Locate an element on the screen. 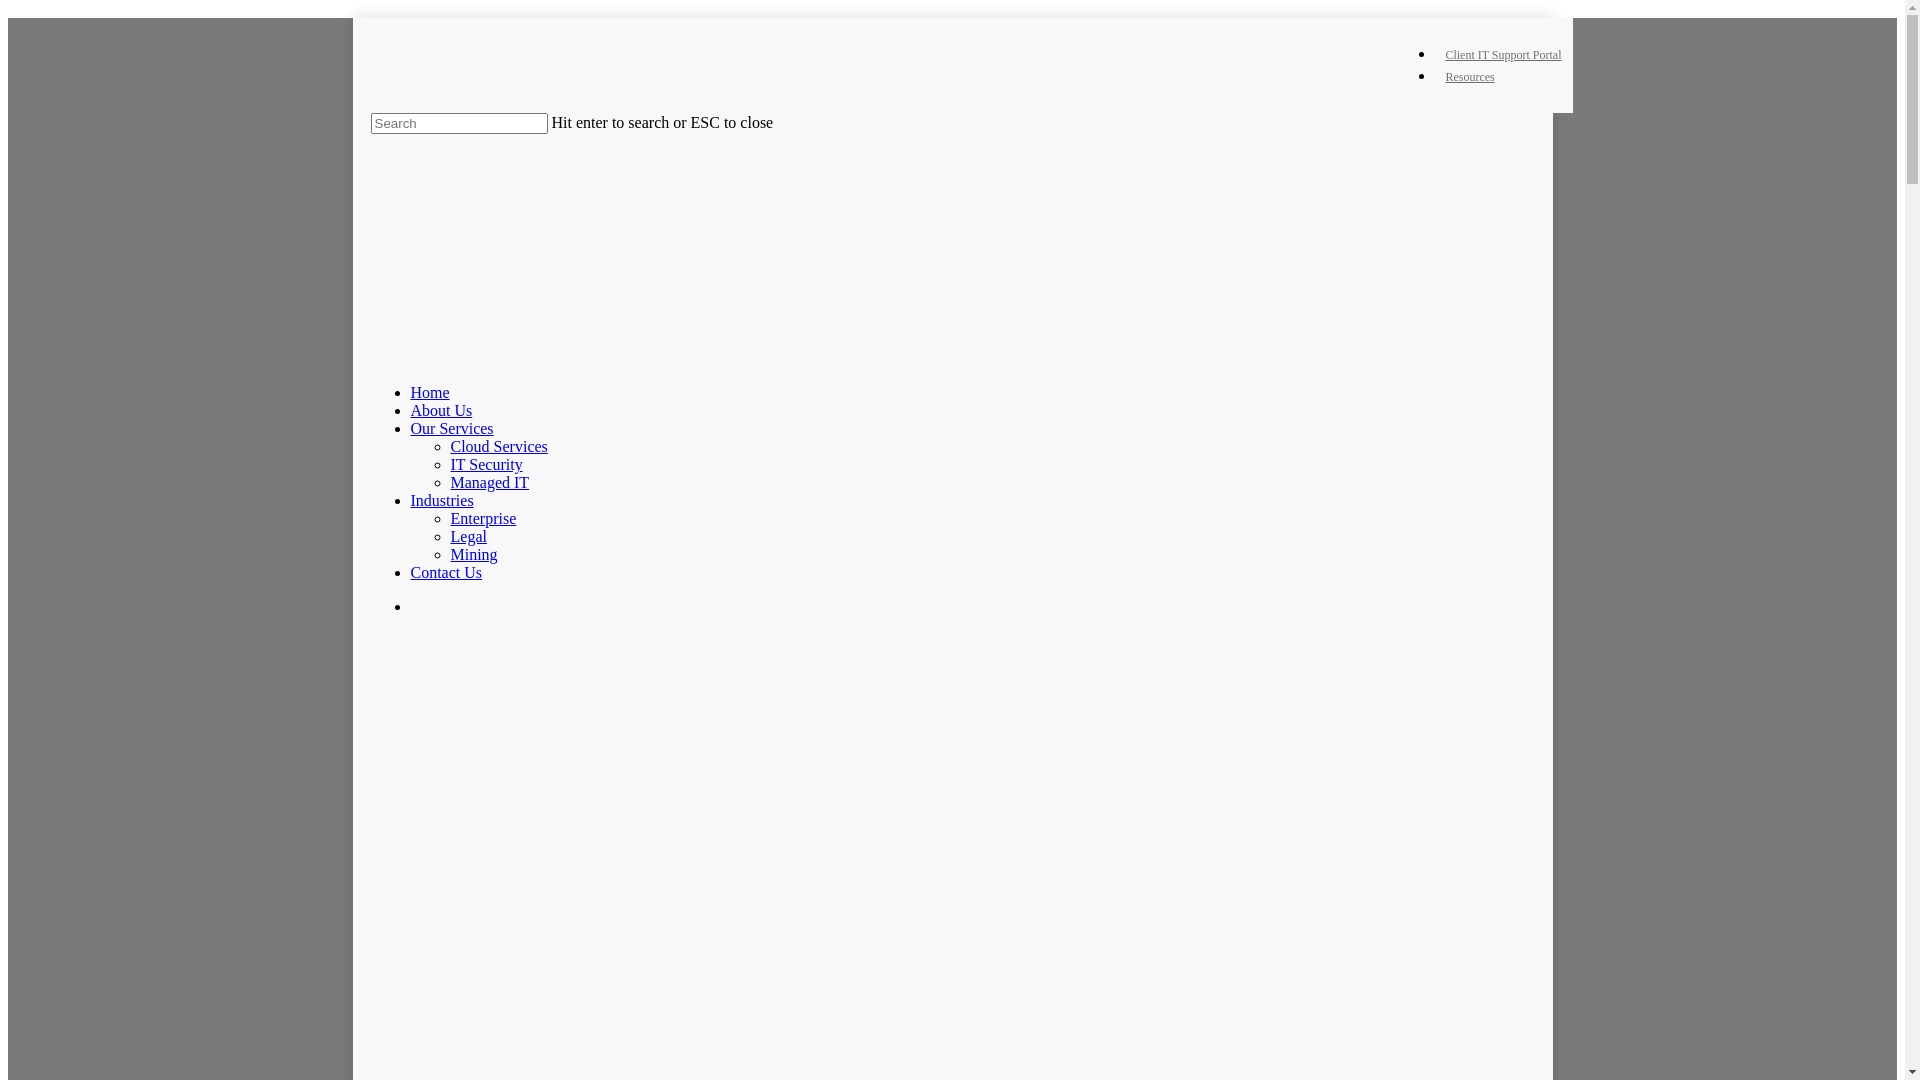  'Enterprise' is located at coordinates (449, 517).